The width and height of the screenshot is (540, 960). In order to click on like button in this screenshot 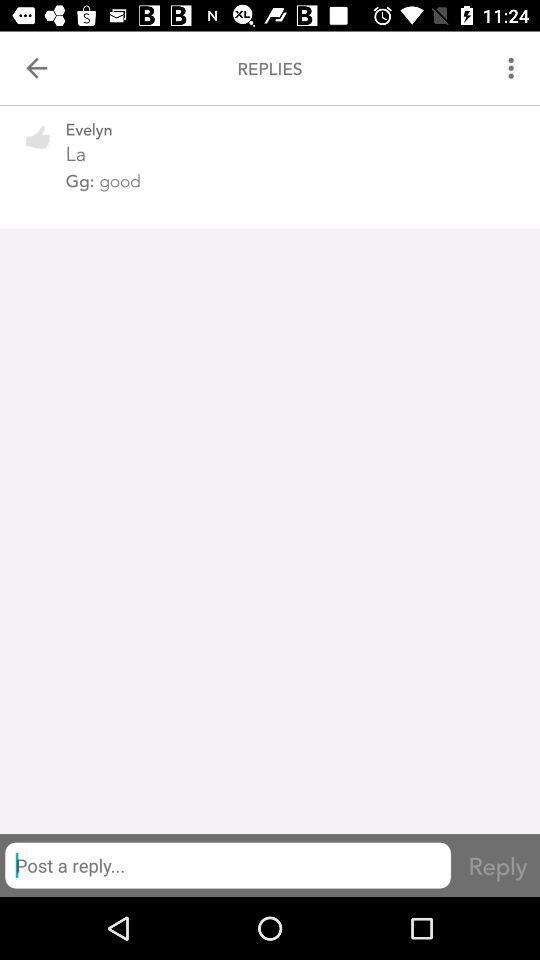, I will do `click(38, 148)`.